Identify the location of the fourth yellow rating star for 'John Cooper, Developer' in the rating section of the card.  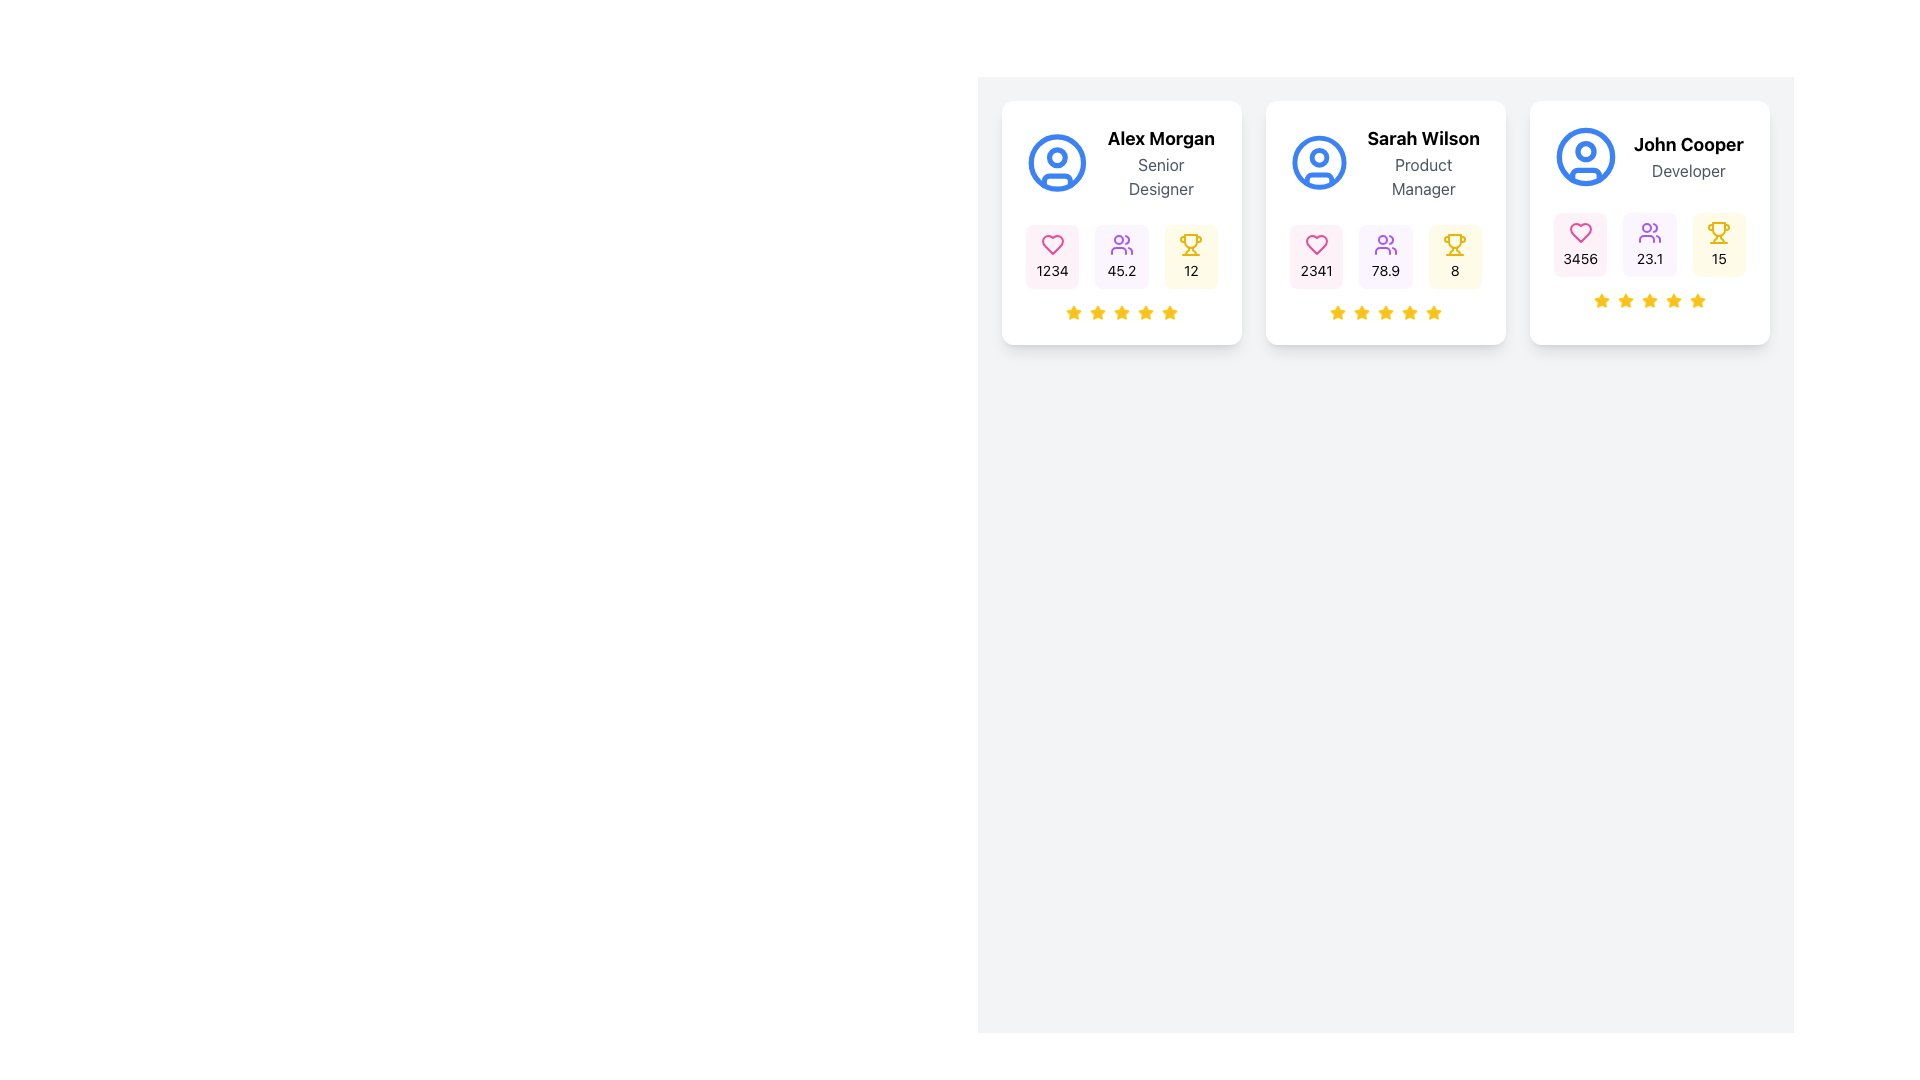
(1626, 300).